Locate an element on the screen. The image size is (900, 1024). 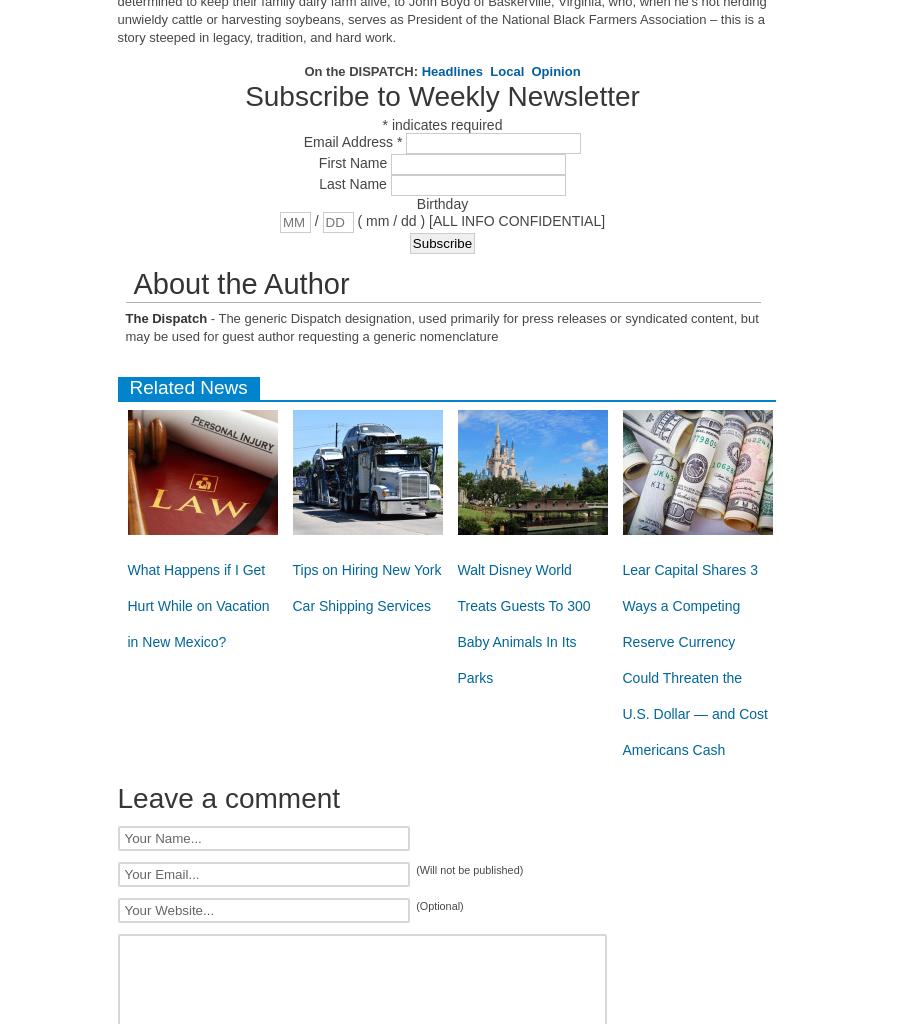
'Tips on Hiring New York Car Shipping Services' is located at coordinates (366, 586).